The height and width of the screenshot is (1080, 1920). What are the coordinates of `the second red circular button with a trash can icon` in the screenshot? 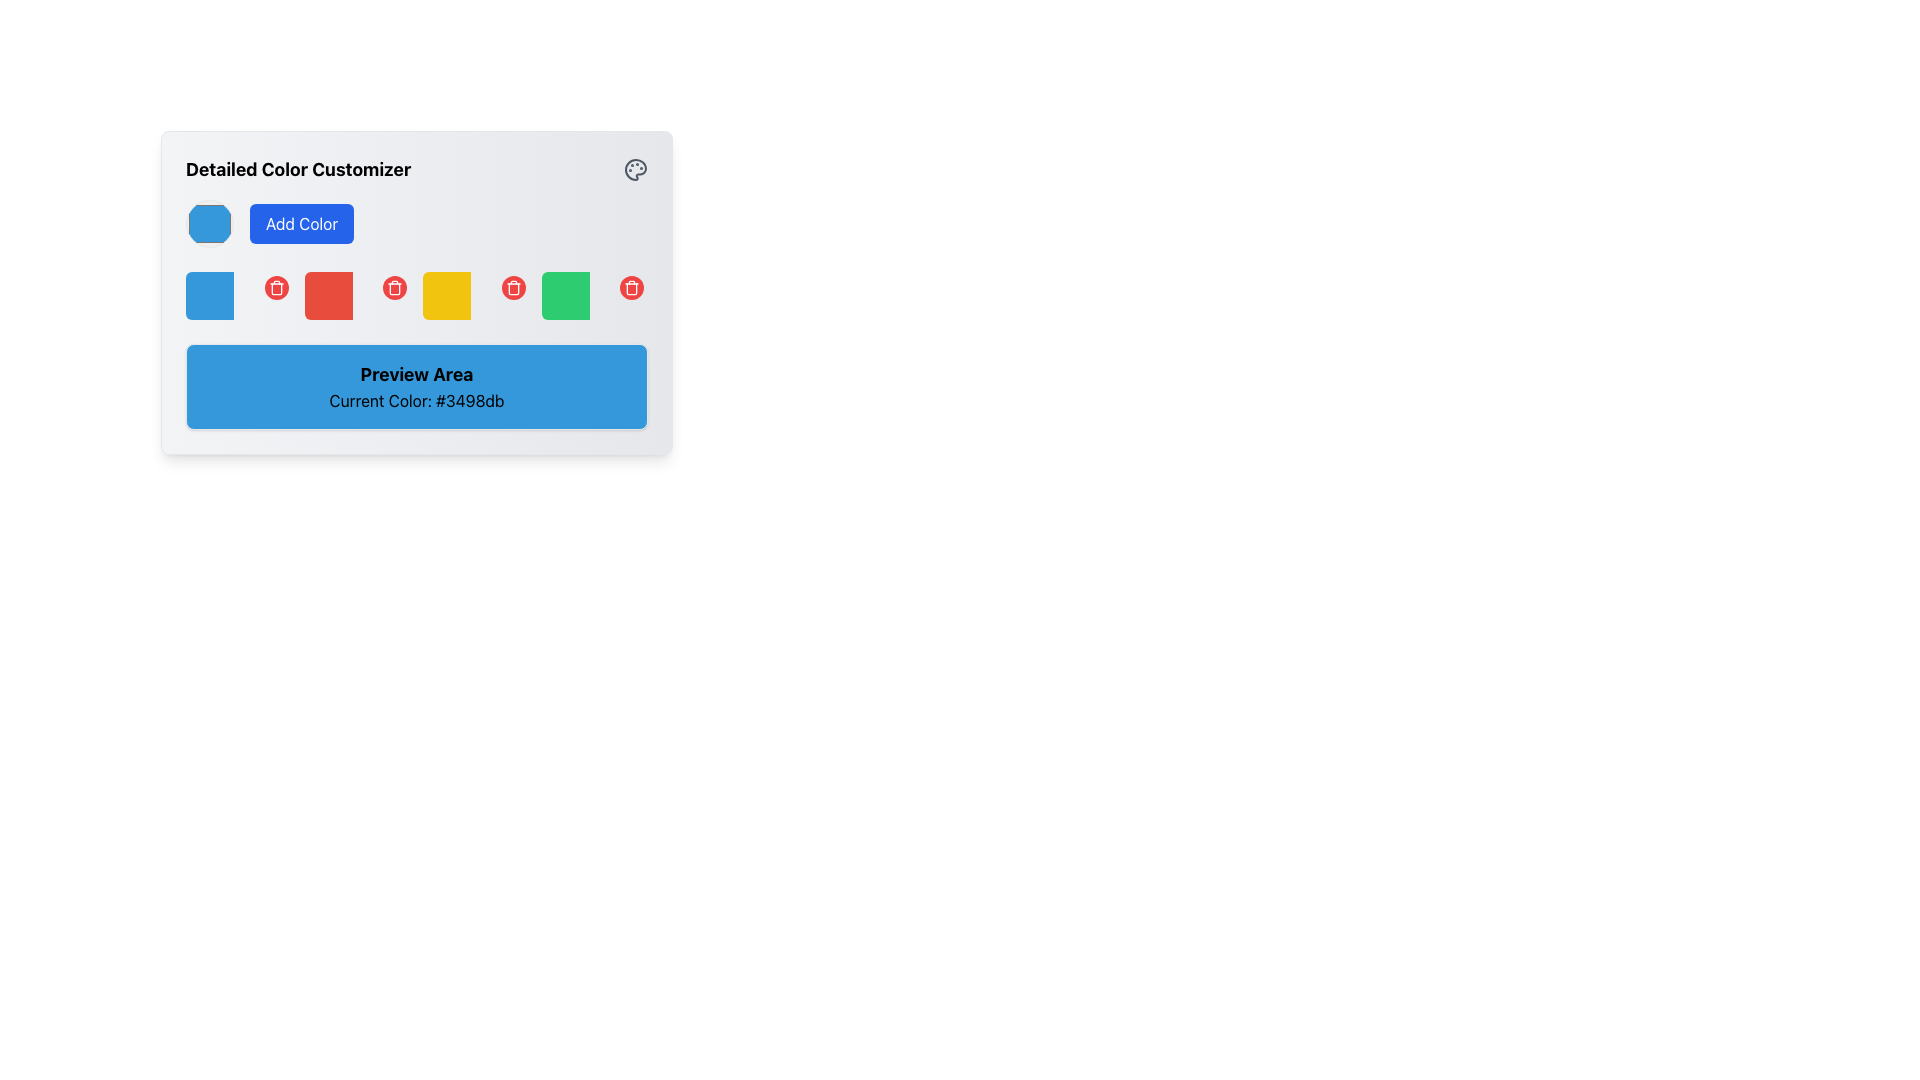 It's located at (275, 288).